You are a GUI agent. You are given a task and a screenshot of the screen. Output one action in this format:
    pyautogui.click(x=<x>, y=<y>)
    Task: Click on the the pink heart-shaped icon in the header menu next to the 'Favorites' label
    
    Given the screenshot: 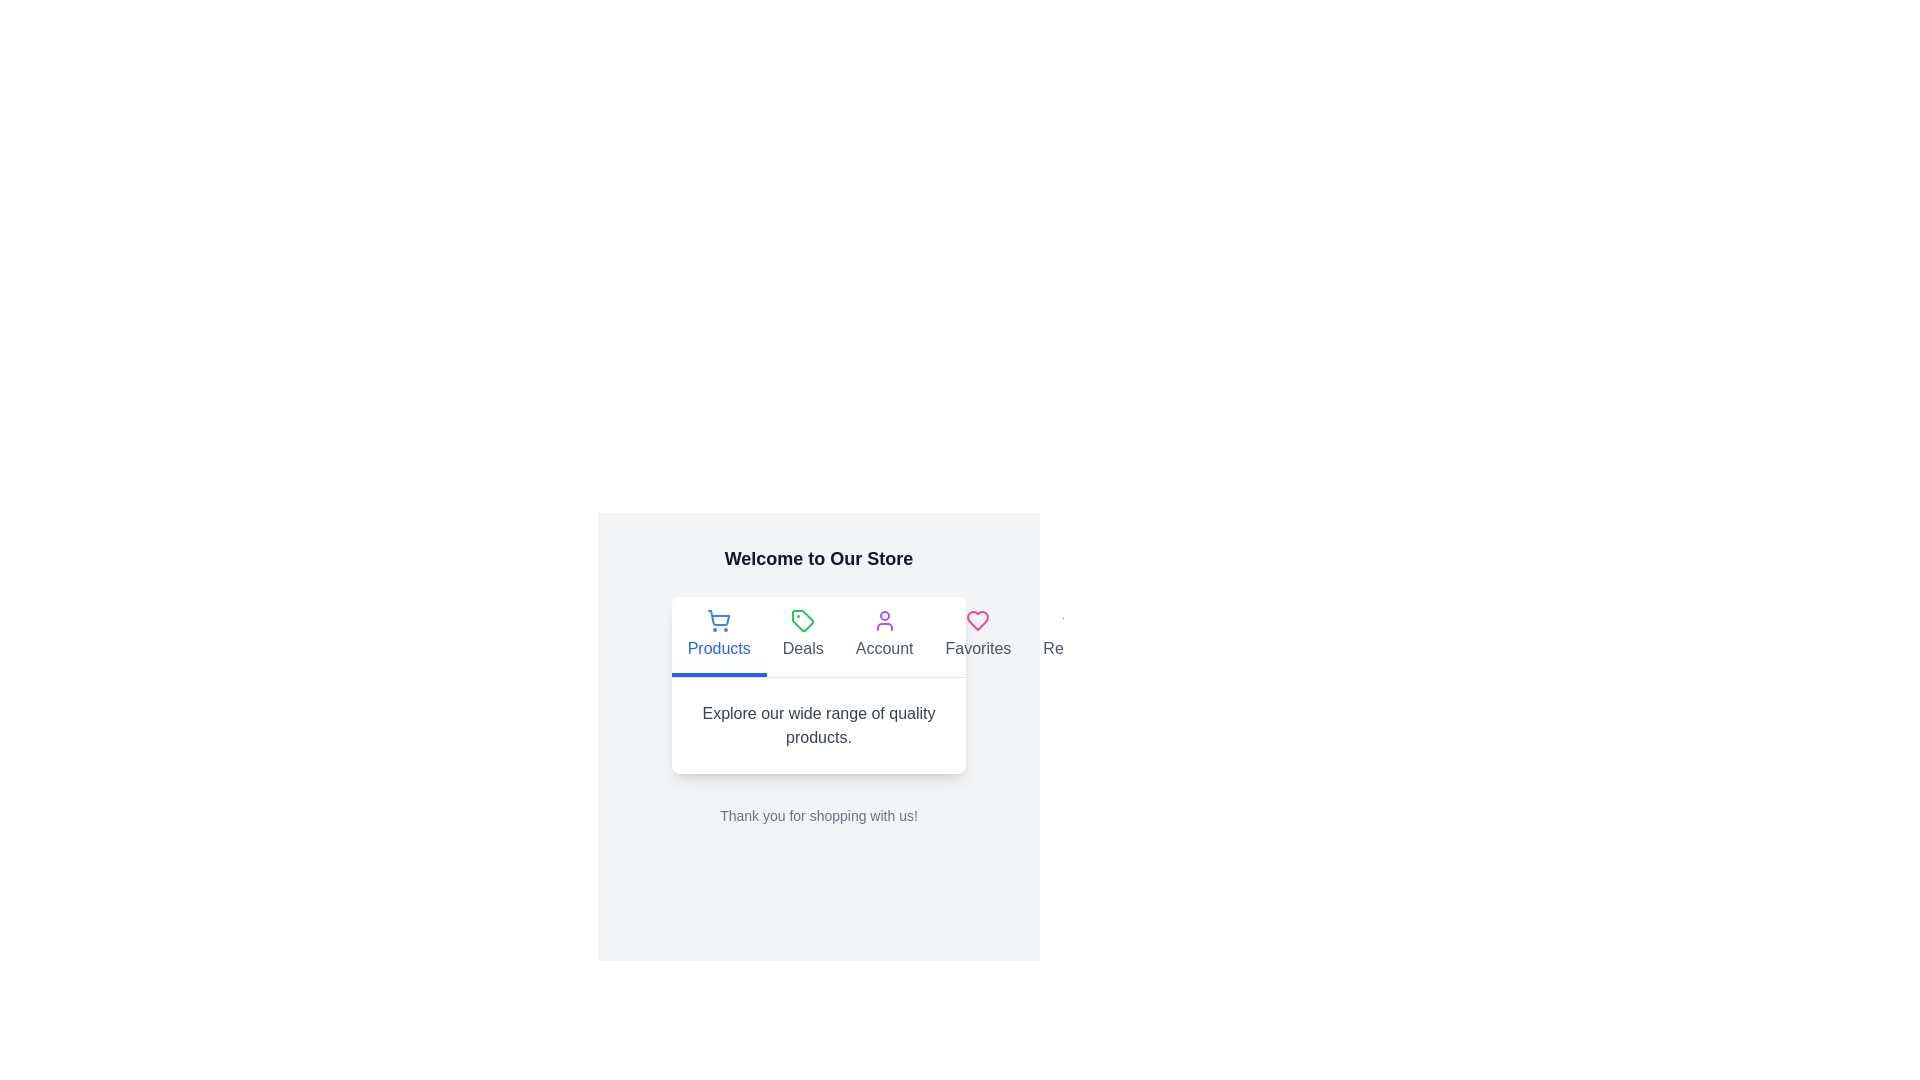 What is the action you would take?
    pyautogui.click(x=978, y=620)
    